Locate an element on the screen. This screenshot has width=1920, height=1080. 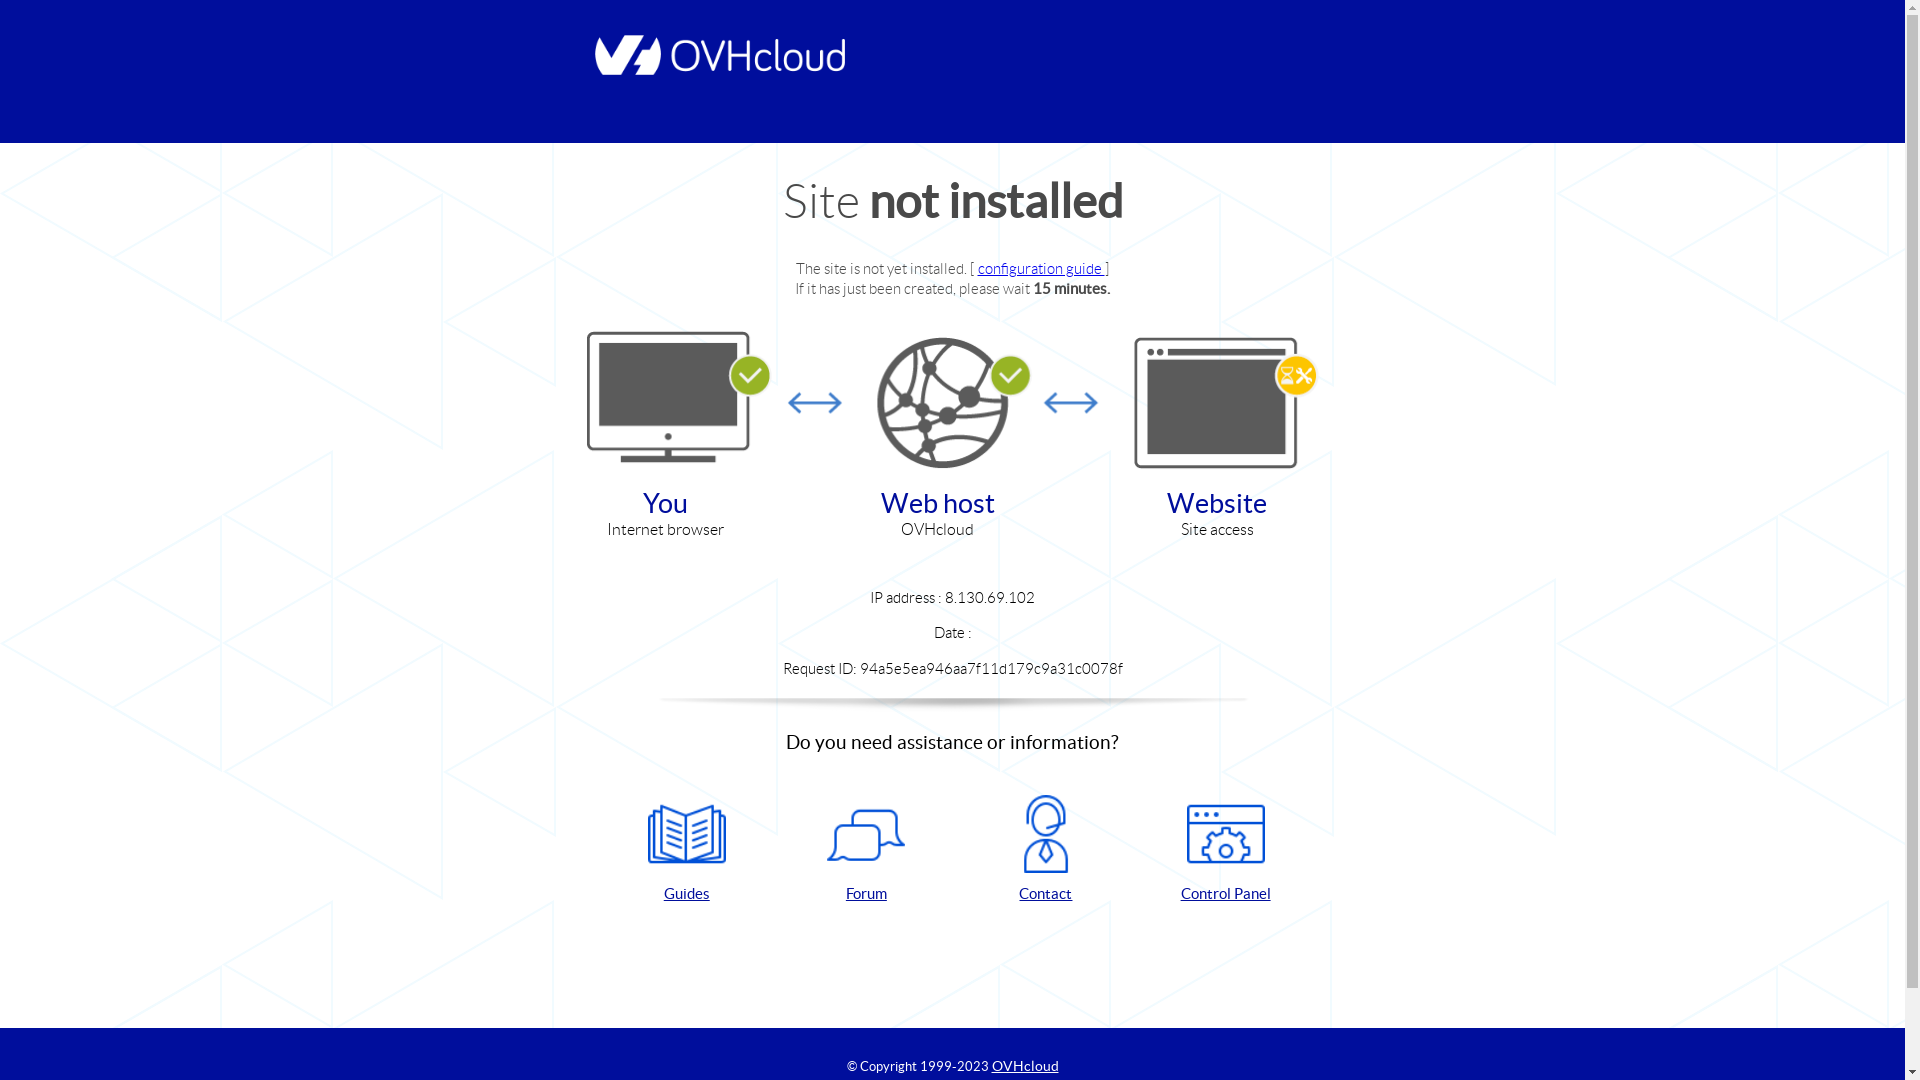
'Forum' is located at coordinates (865, 849).